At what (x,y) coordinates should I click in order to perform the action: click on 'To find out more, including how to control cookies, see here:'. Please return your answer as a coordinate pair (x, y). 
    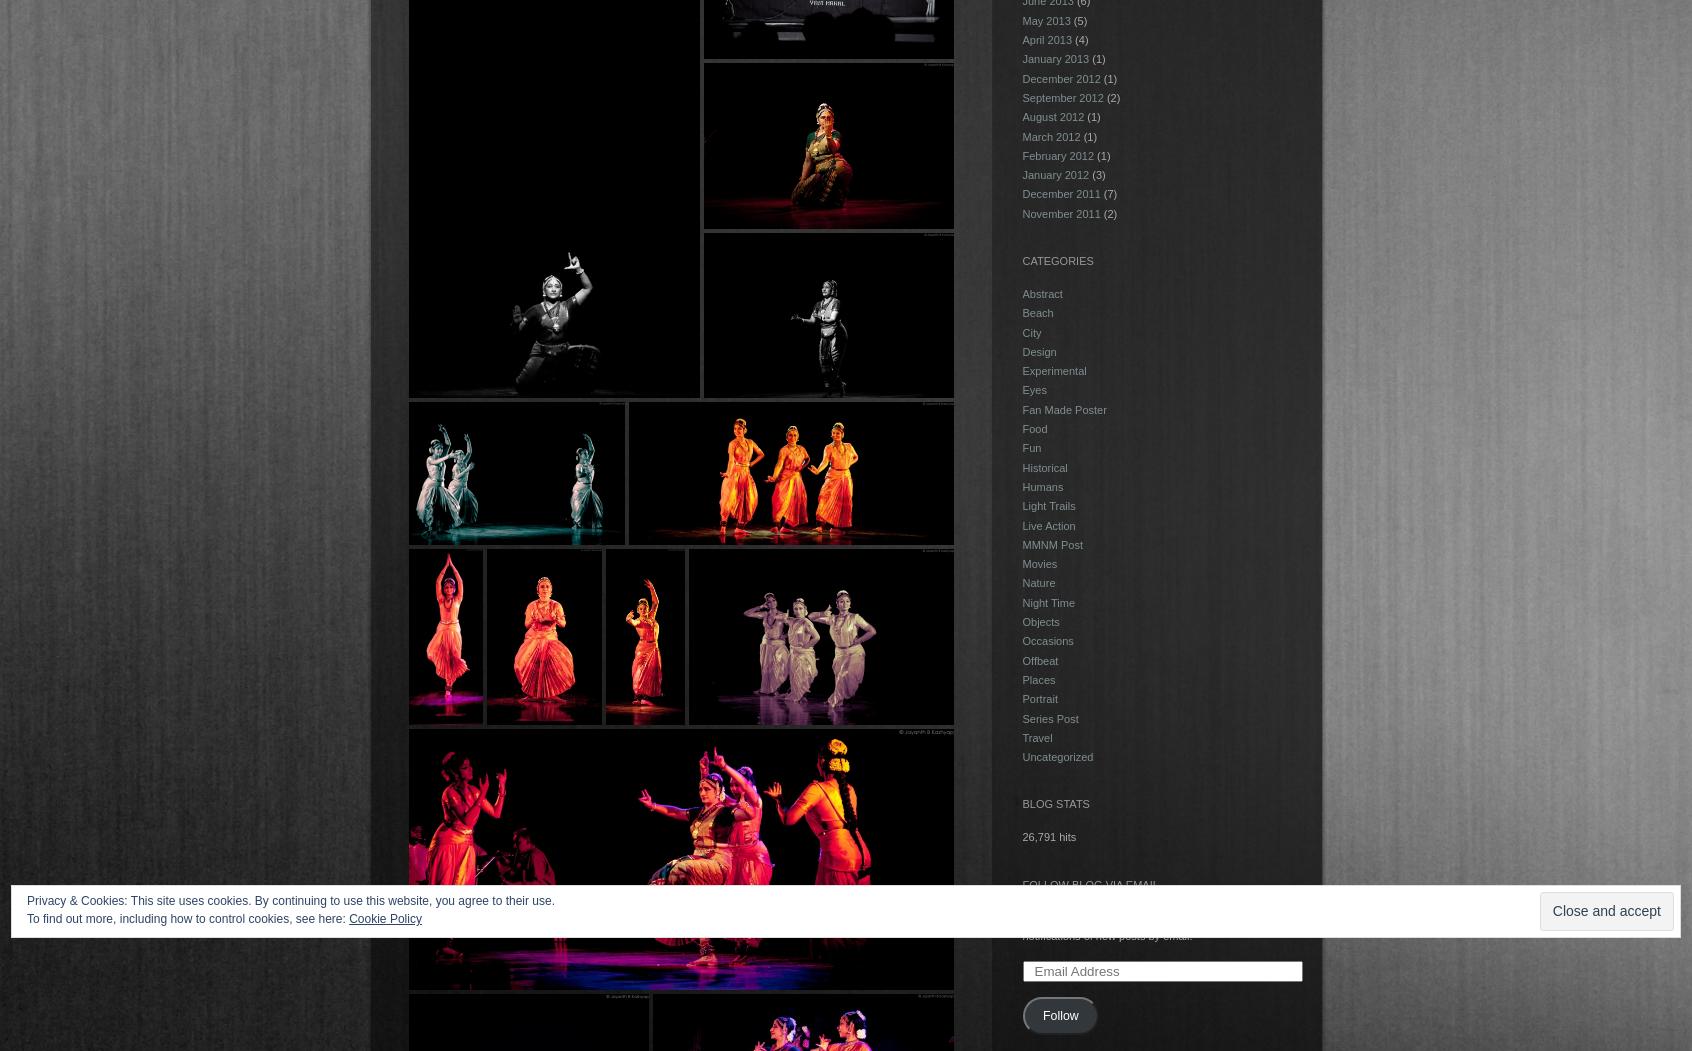
    Looking at the image, I should click on (186, 918).